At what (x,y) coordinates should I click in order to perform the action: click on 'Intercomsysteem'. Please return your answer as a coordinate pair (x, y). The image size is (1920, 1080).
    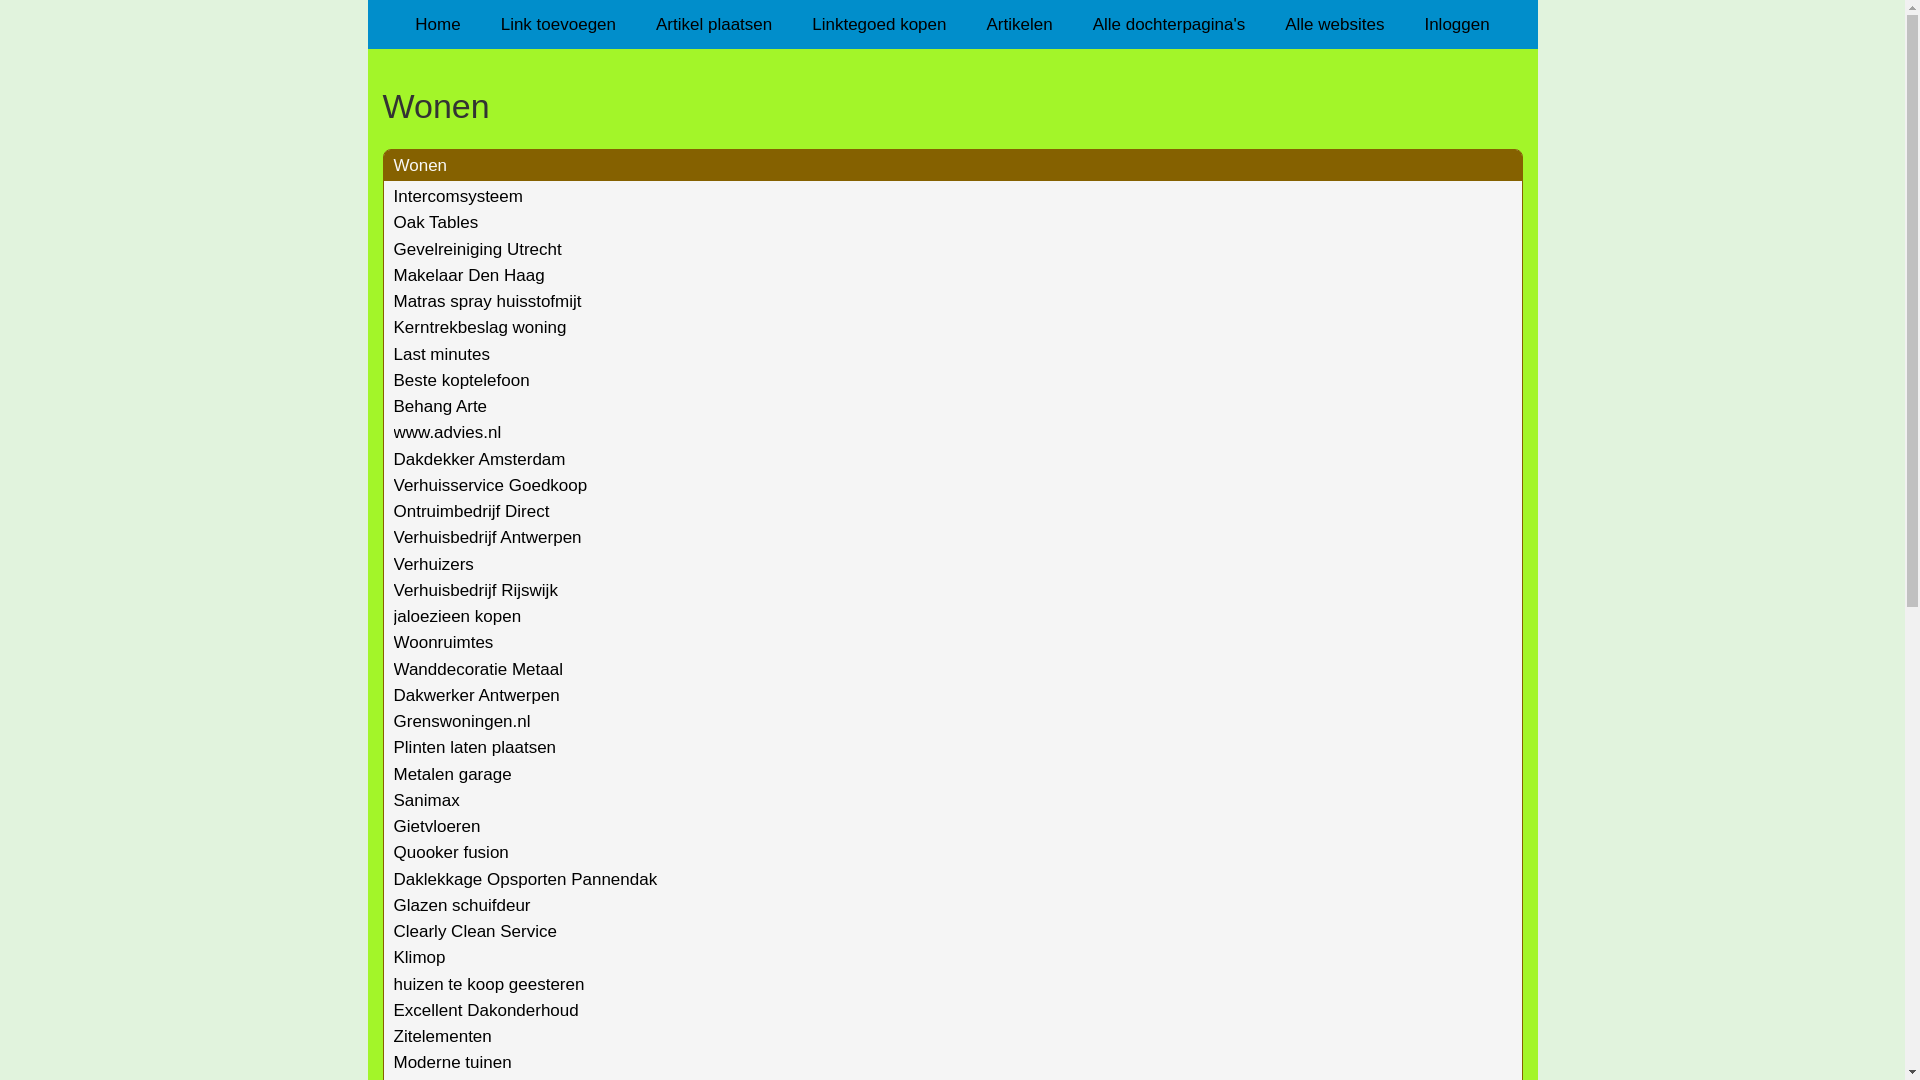
    Looking at the image, I should click on (457, 196).